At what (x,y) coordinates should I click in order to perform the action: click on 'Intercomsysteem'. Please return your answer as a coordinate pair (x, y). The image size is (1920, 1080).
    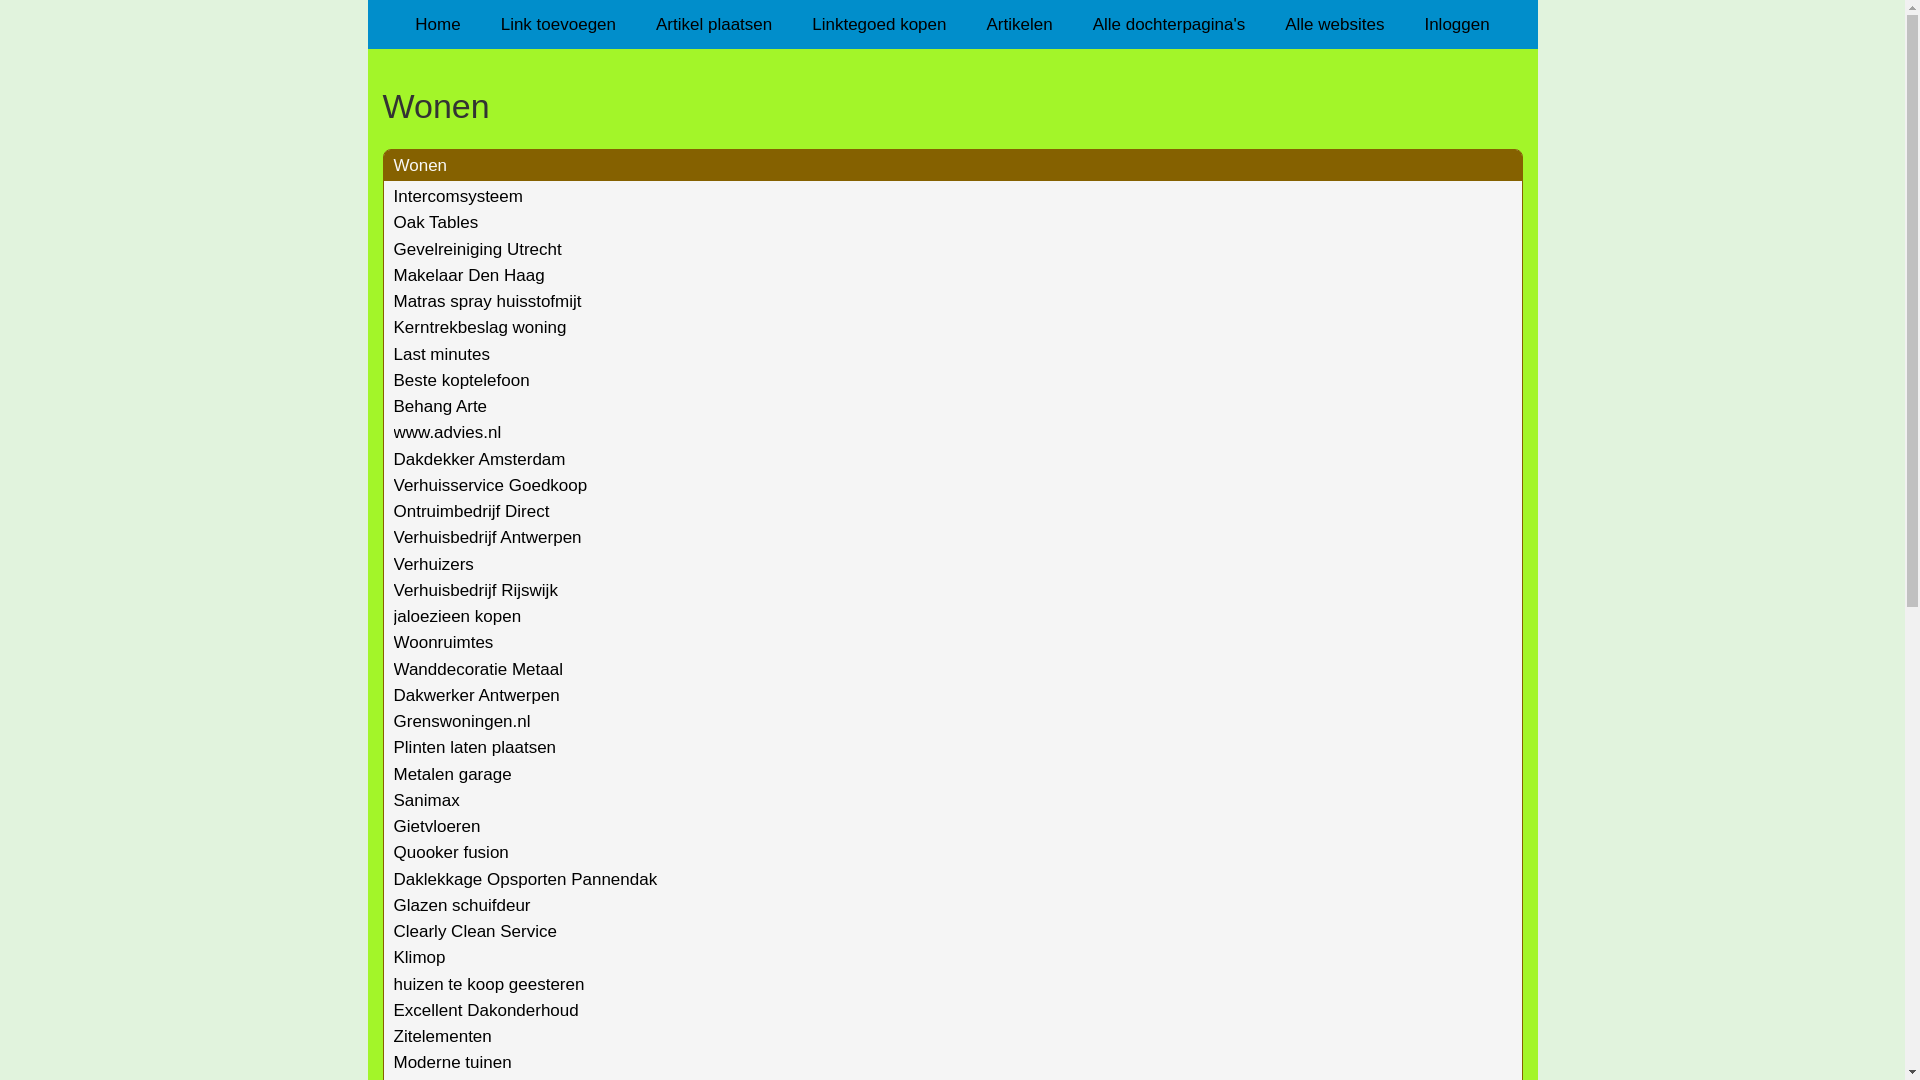
    Looking at the image, I should click on (457, 196).